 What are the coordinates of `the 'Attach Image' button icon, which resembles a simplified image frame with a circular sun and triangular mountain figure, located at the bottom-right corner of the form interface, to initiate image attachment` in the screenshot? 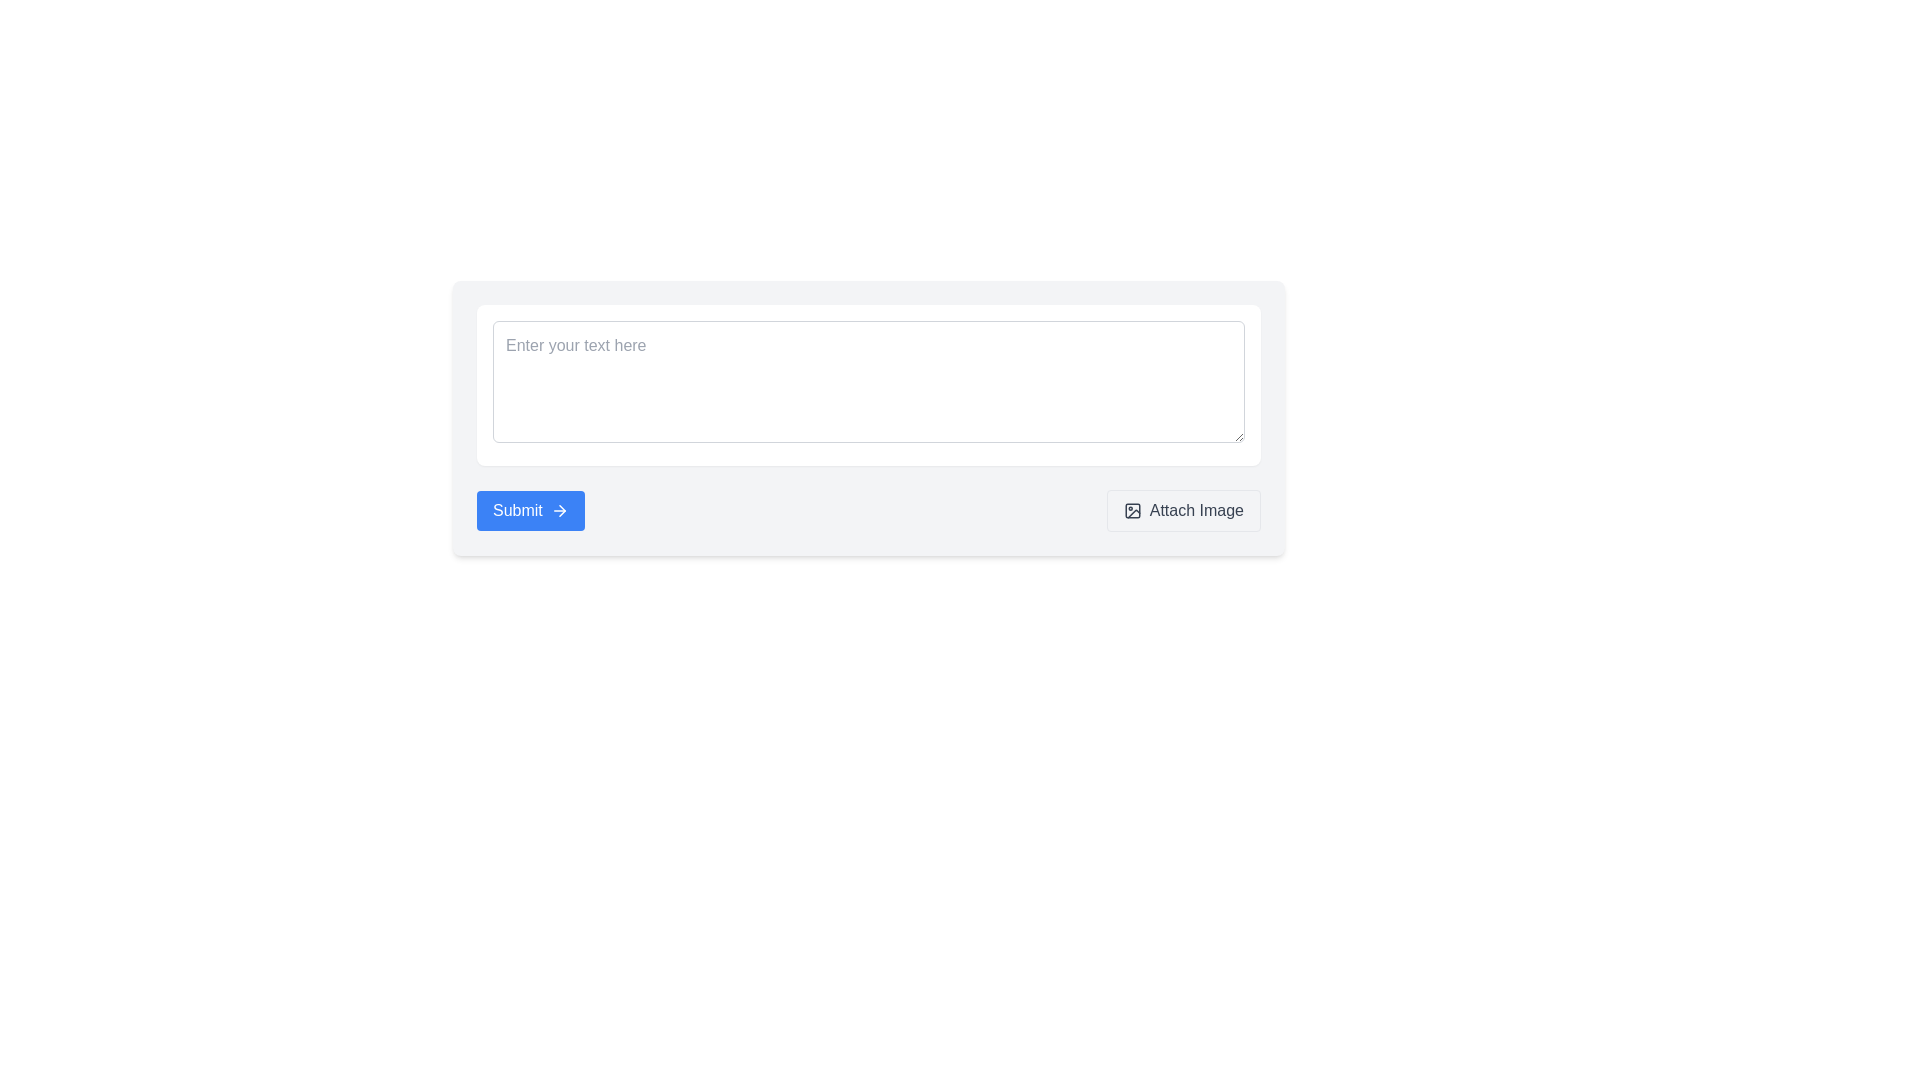 It's located at (1132, 509).